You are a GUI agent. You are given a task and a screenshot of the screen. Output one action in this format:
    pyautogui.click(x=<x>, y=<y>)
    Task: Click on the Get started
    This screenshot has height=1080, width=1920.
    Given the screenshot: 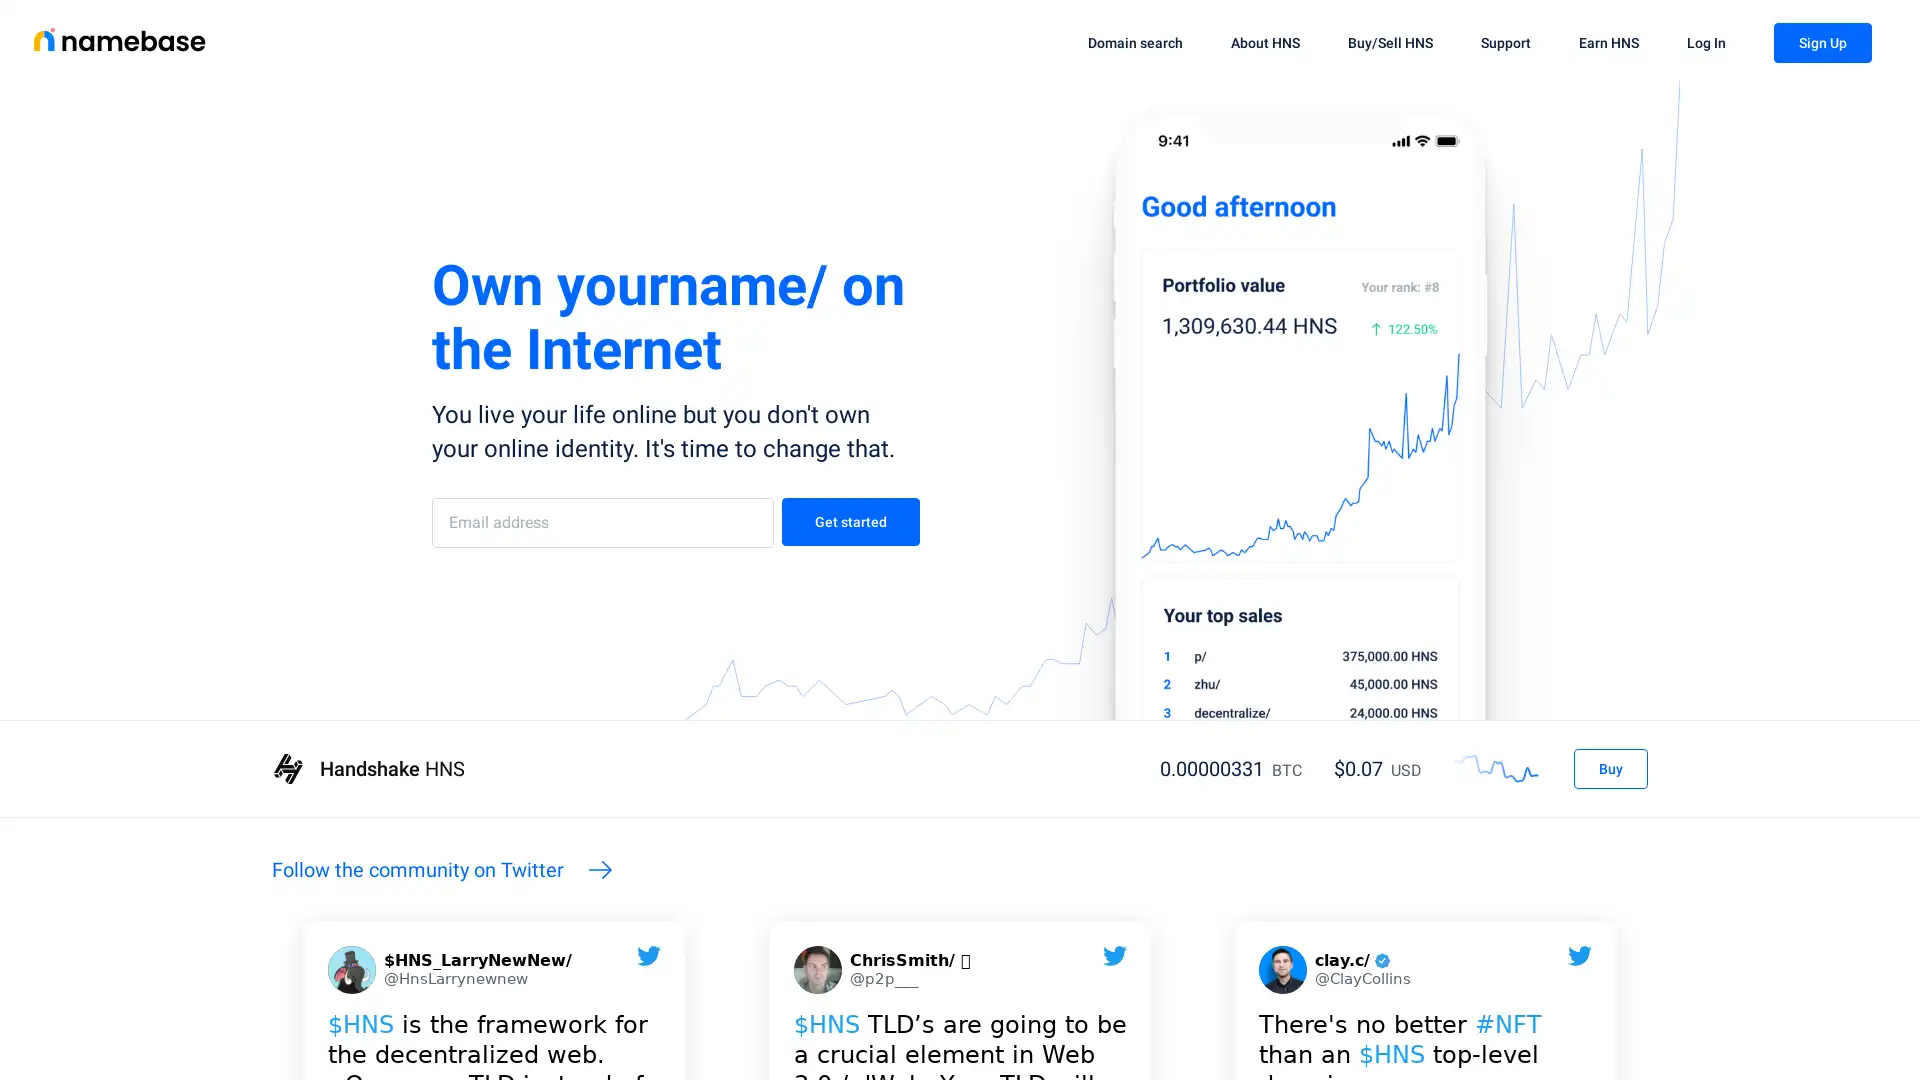 What is the action you would take?
    pyautogui.click(x=850, y=520)
    